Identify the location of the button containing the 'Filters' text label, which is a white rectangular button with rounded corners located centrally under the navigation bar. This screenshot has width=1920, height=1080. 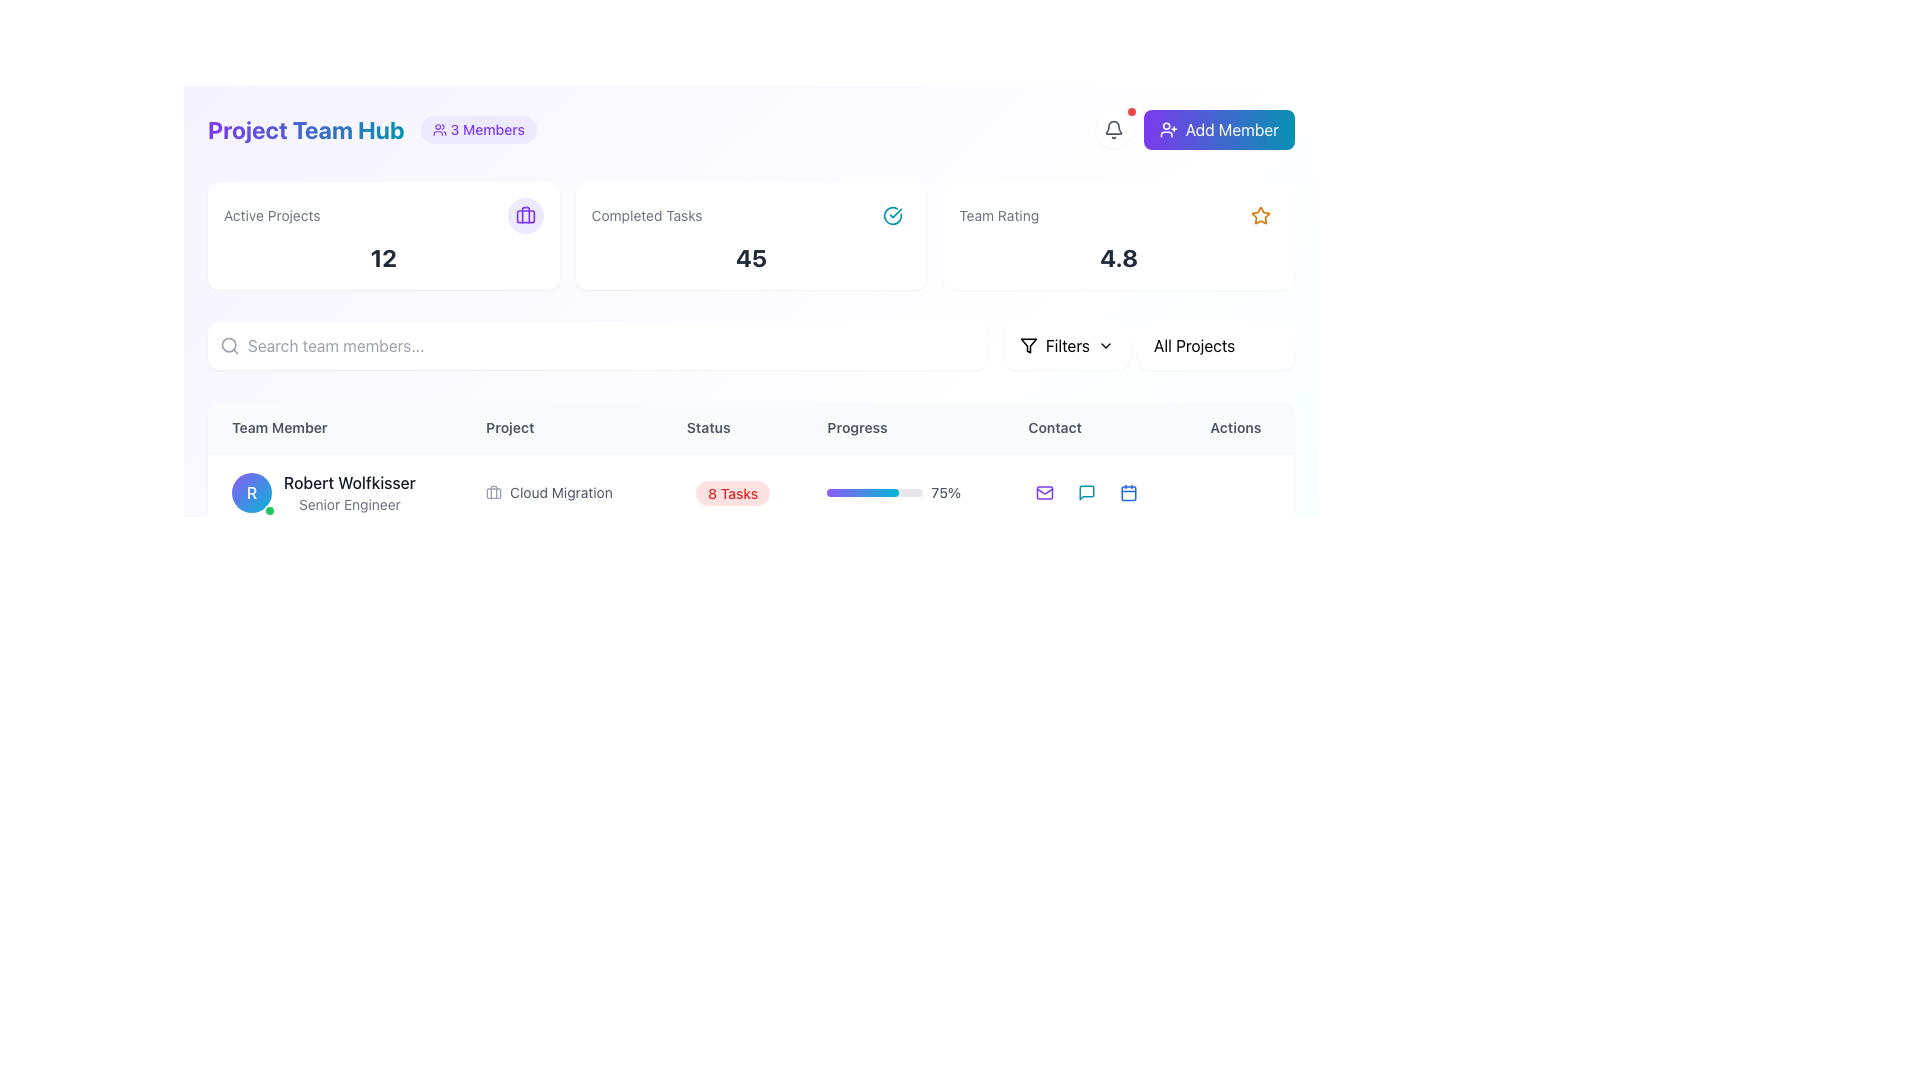
(1066, 345).